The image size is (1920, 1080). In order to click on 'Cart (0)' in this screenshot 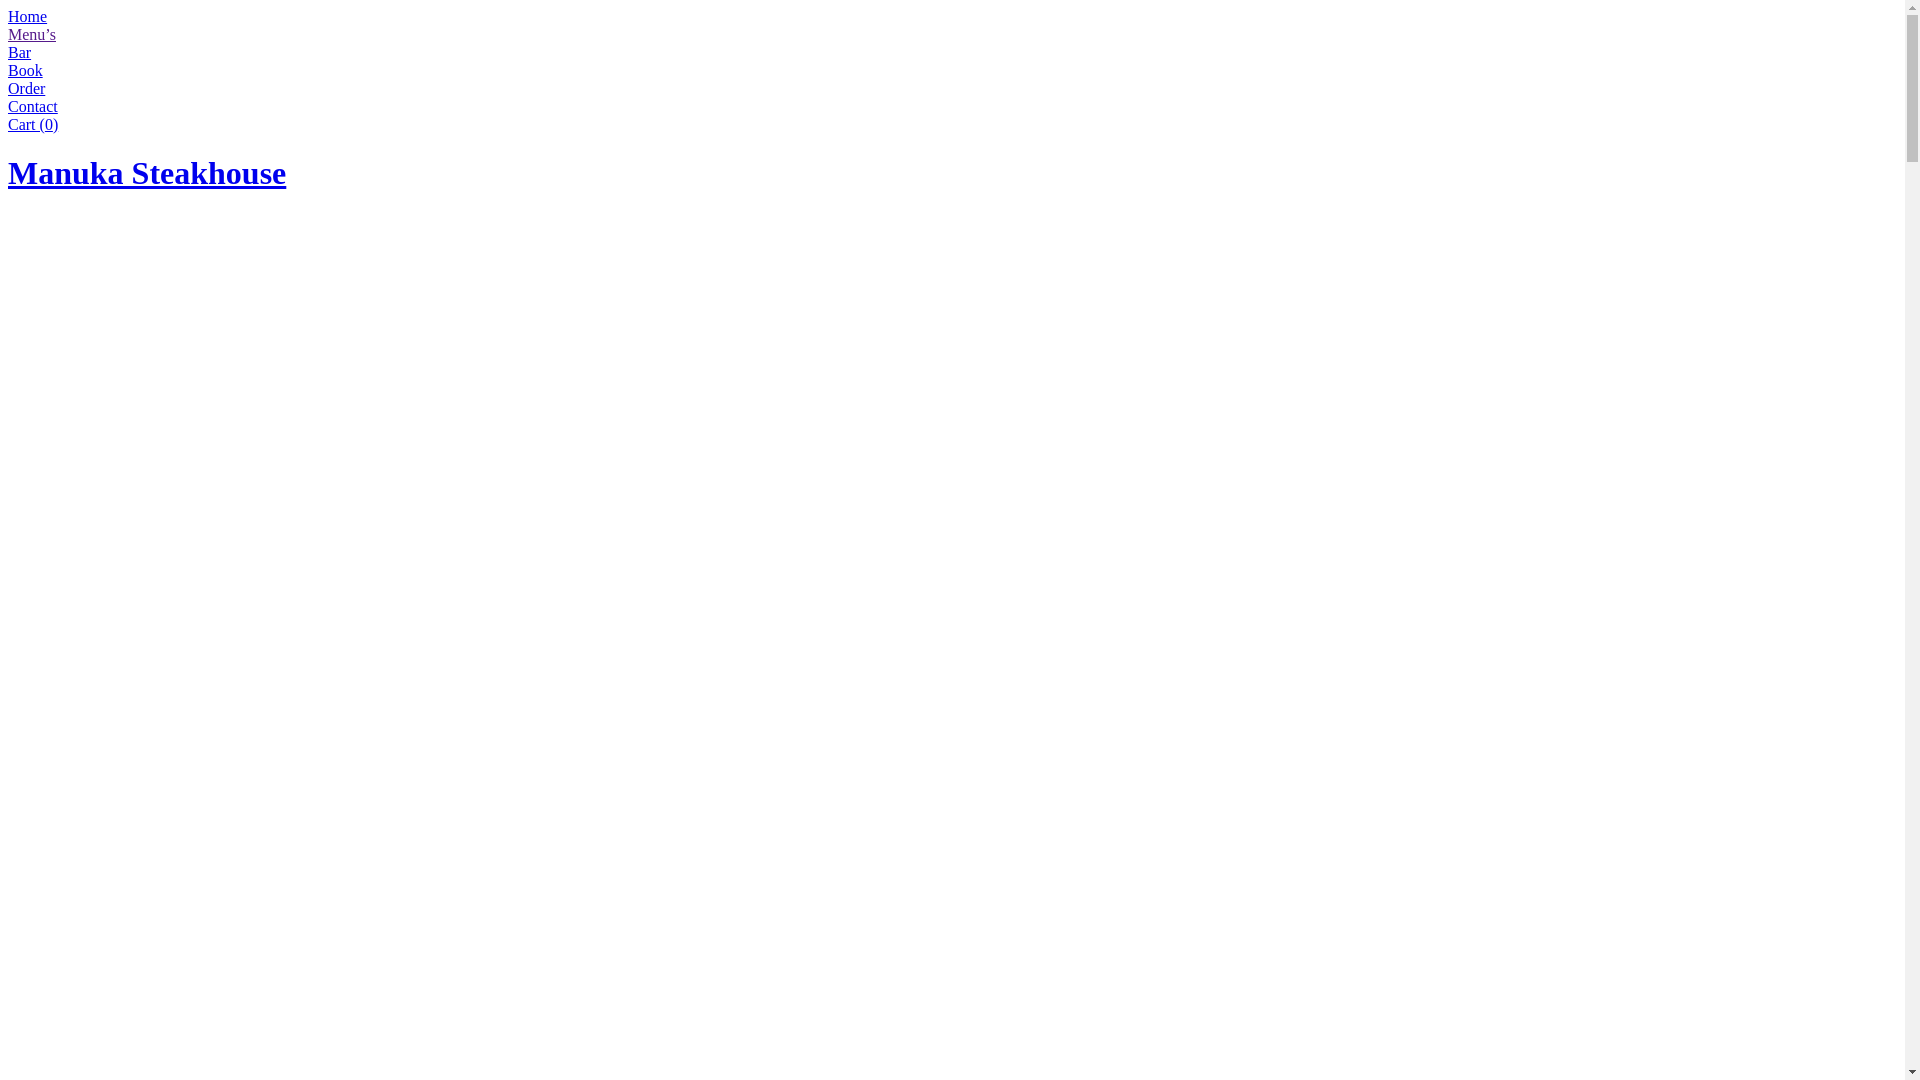, I will do `click(33, 124)`.